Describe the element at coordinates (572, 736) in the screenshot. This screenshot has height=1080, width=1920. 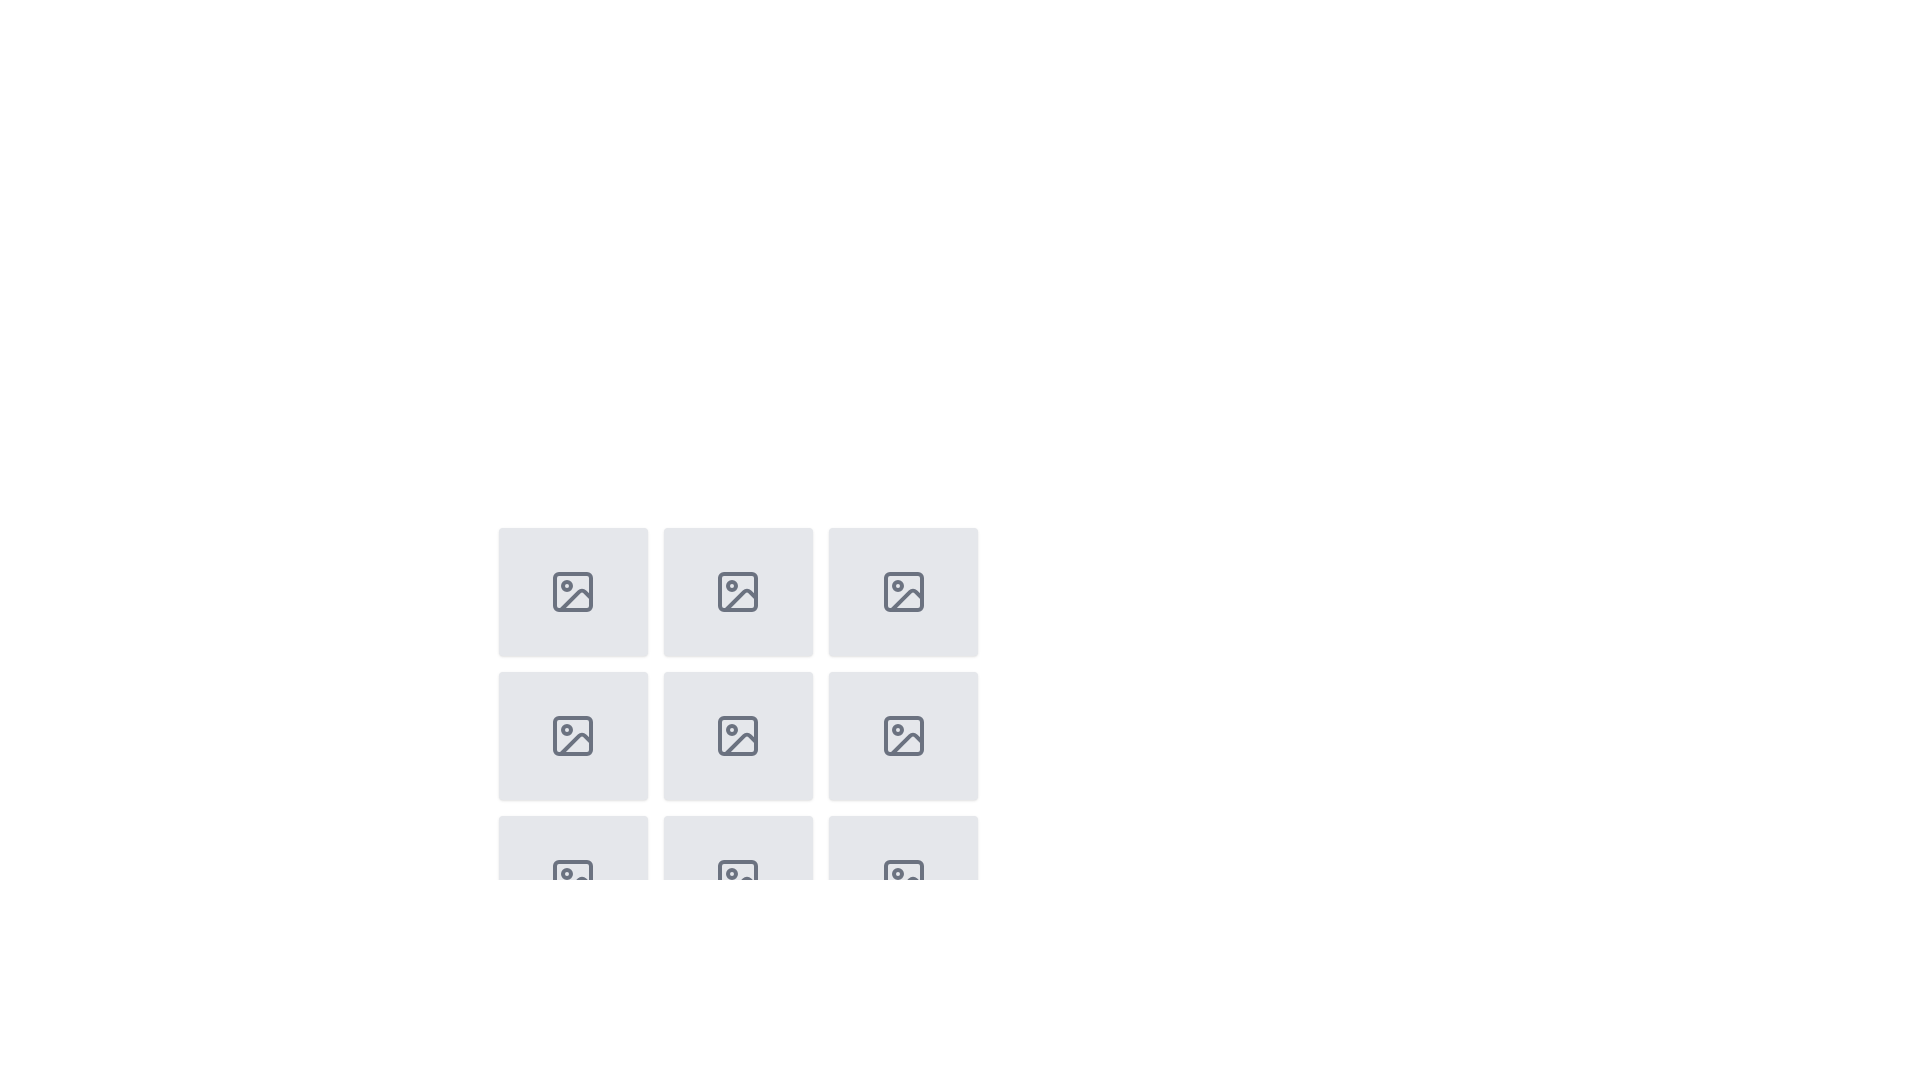
I see `the ornamental rectangular shape with rounded corners in the second row, first column of the SVG-based icon` at that location.